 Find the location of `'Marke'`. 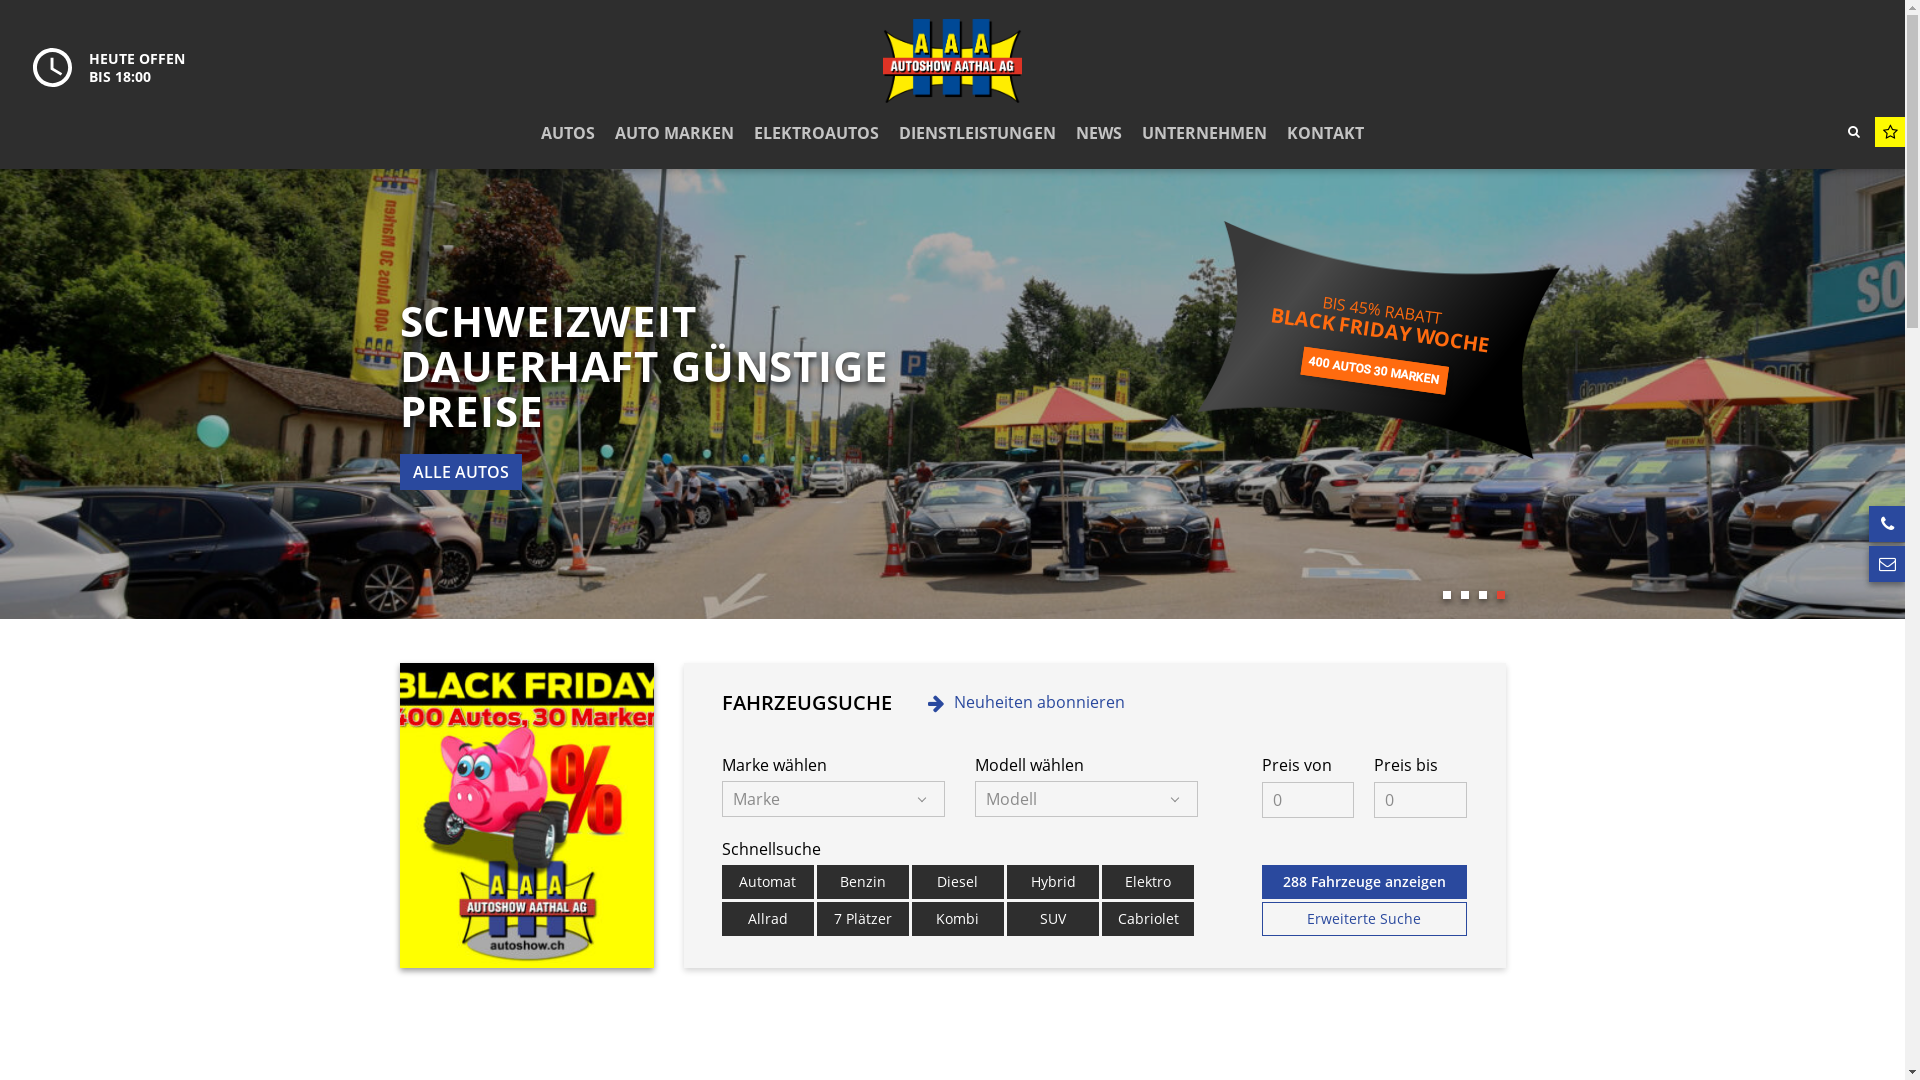

'Marke' is located at coordinates (720, 797).